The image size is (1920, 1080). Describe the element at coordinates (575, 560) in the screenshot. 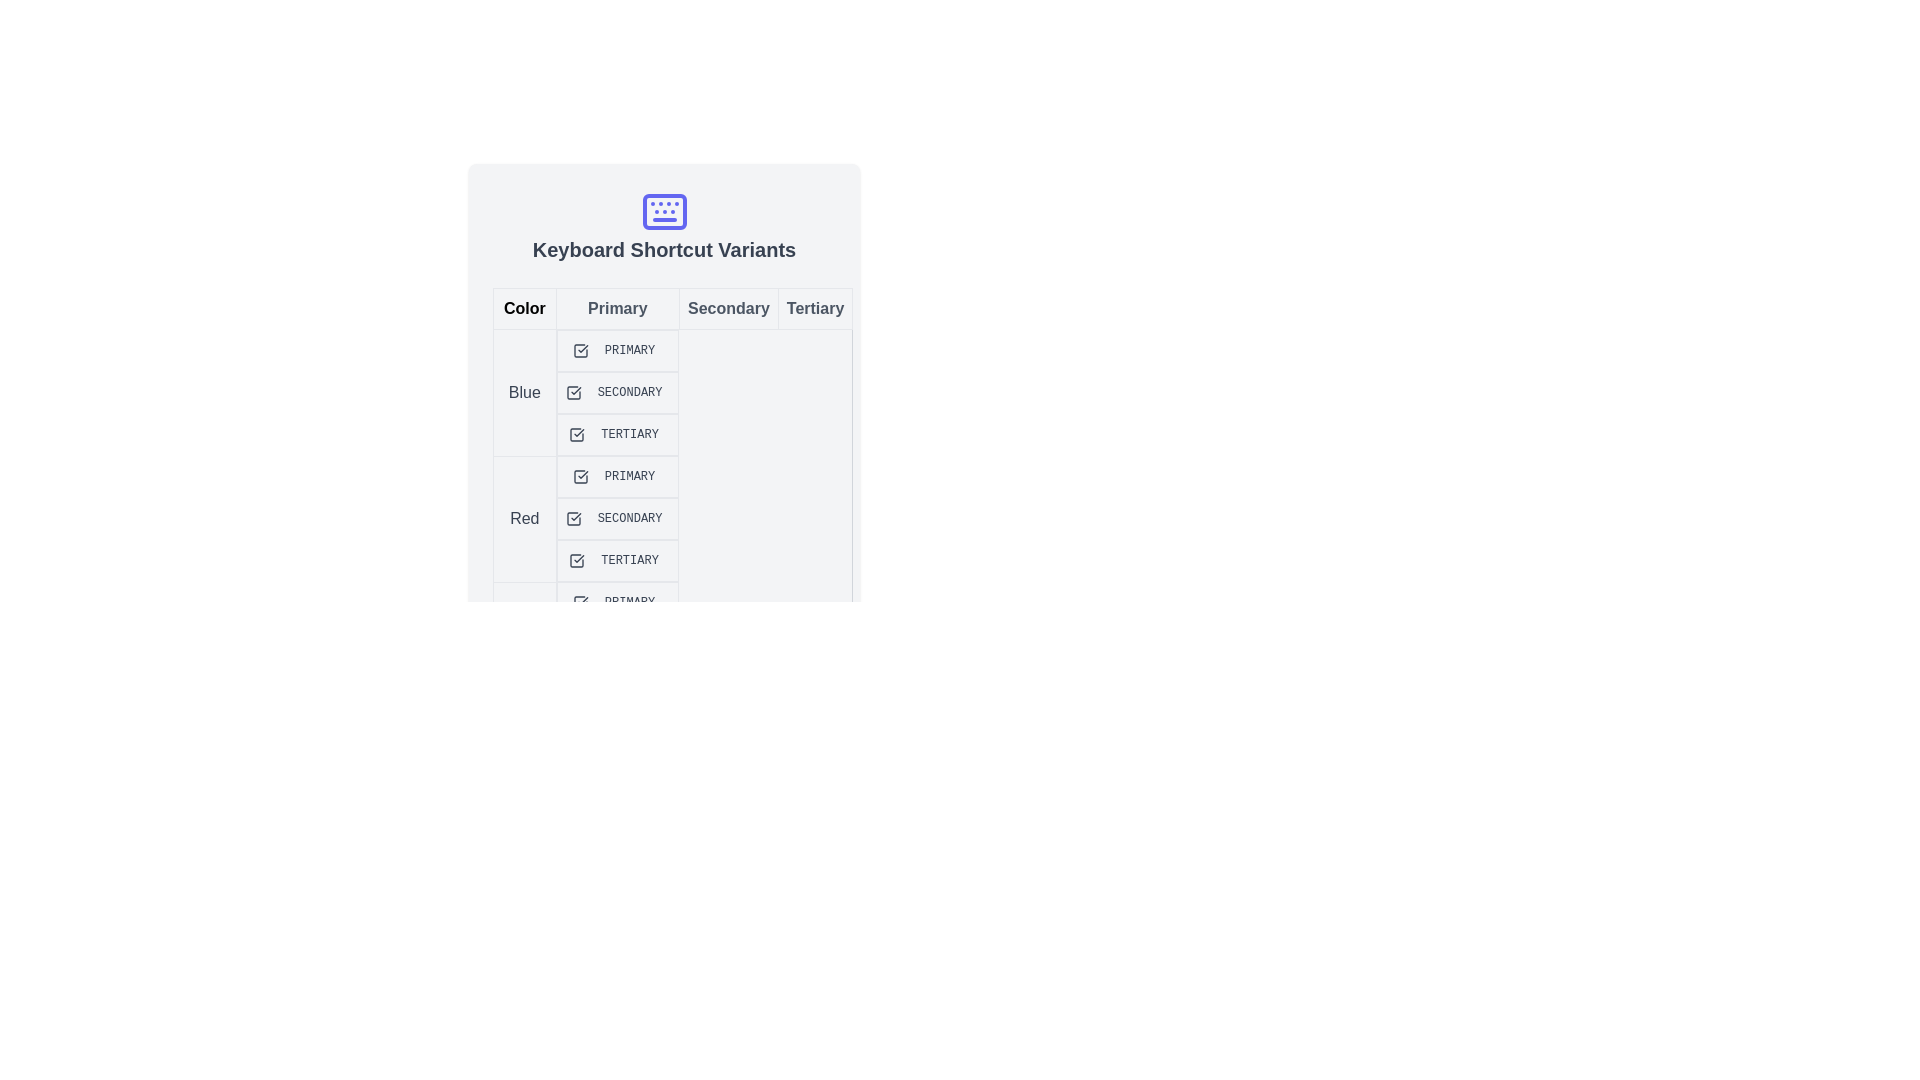

I see `the 'Tertiary' state icon in the 'Red' row of the table to interact with it` at that location.